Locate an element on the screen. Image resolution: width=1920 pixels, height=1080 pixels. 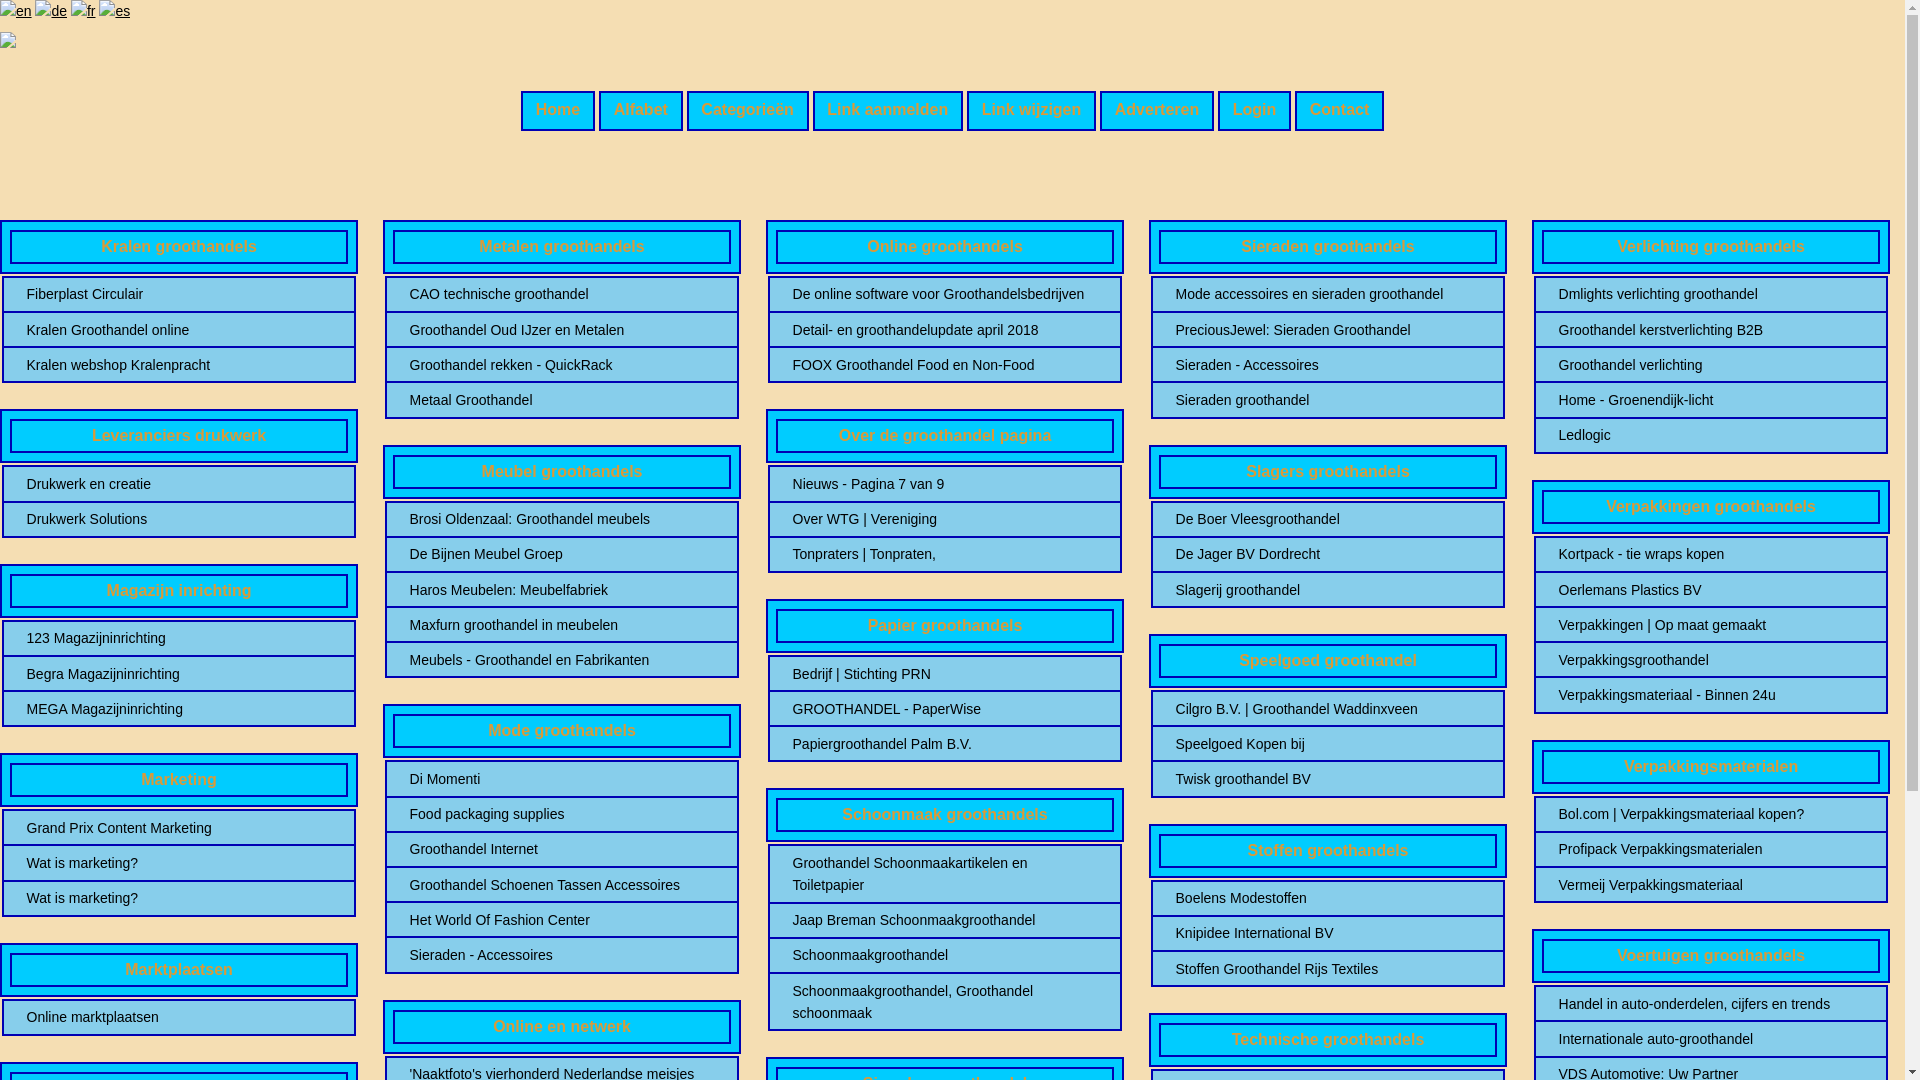
'Grand Prix Content Marketing' is located at coordinates (27, 828).